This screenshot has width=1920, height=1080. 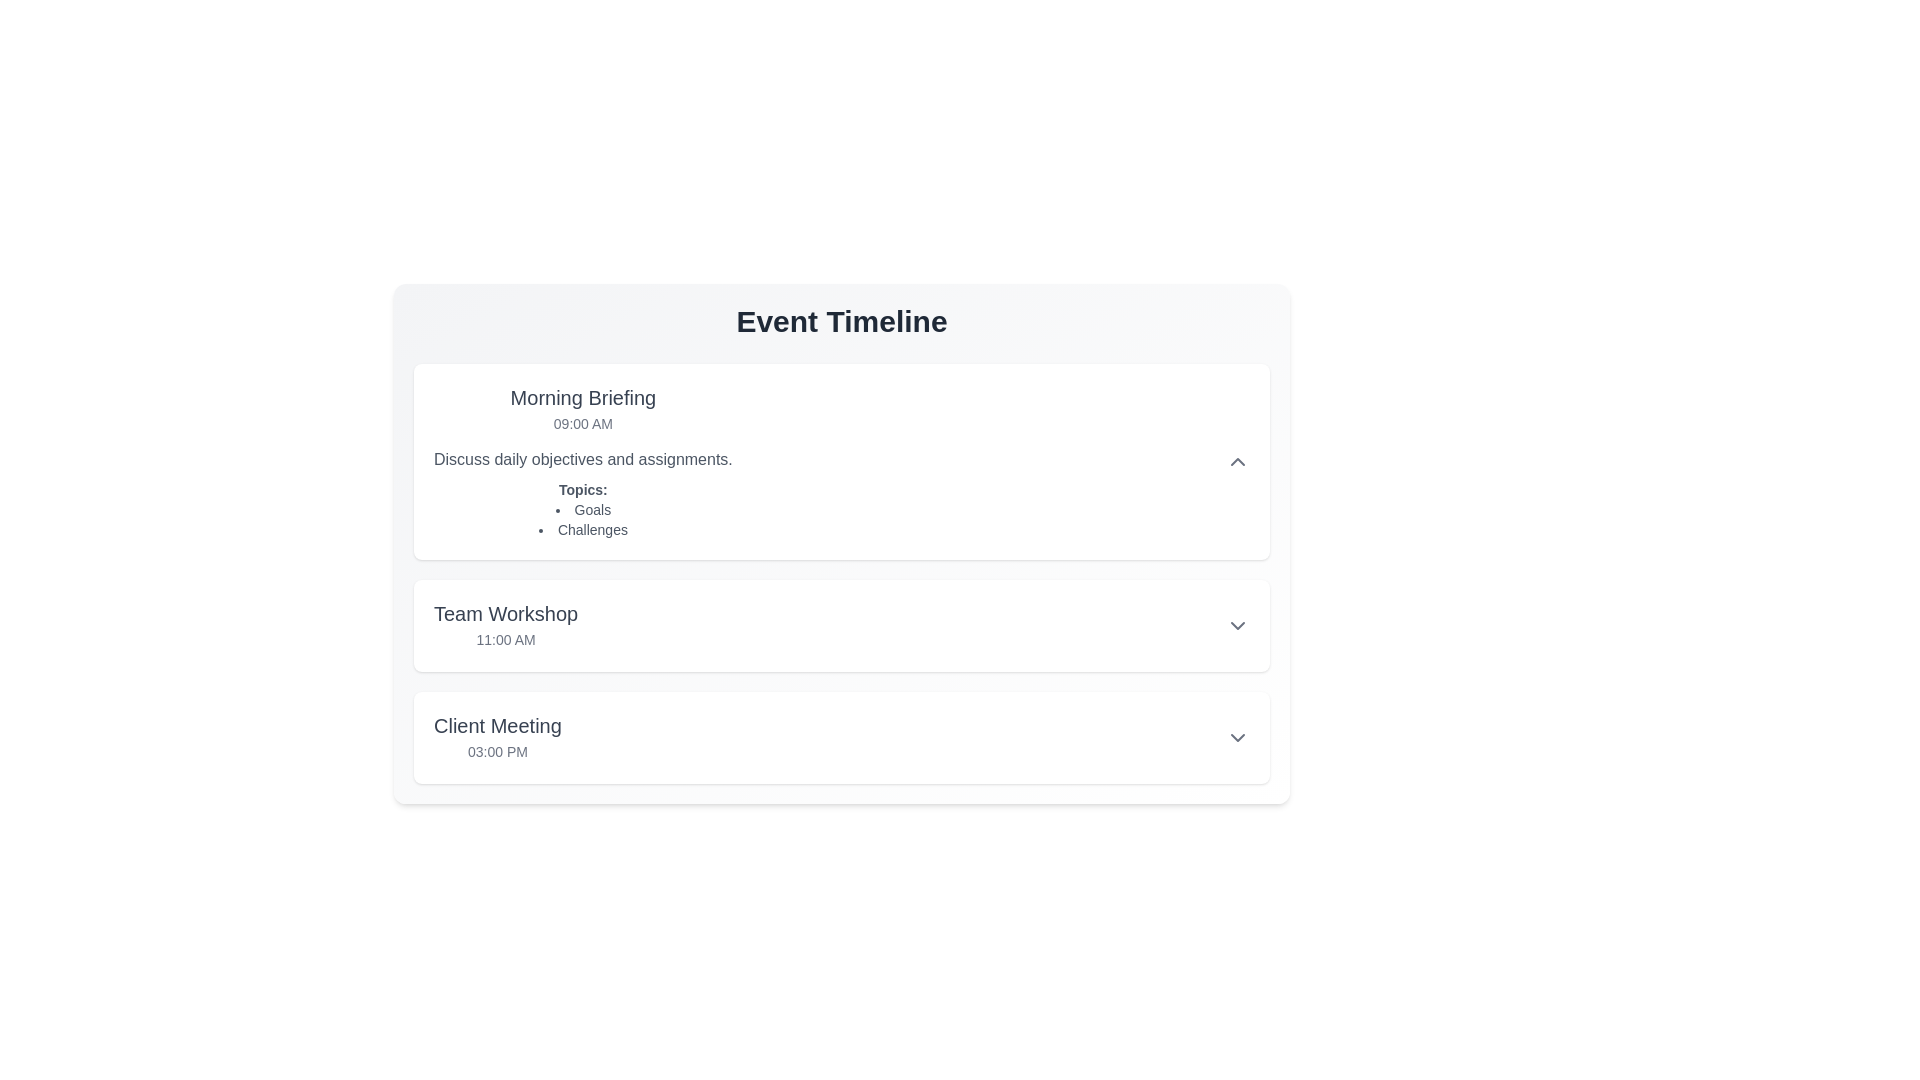 What do you see at coordinates (841, 624) in the screenshot?
I see `the 'Team Workshop' interactive event item` at bounding box center [841, 624].